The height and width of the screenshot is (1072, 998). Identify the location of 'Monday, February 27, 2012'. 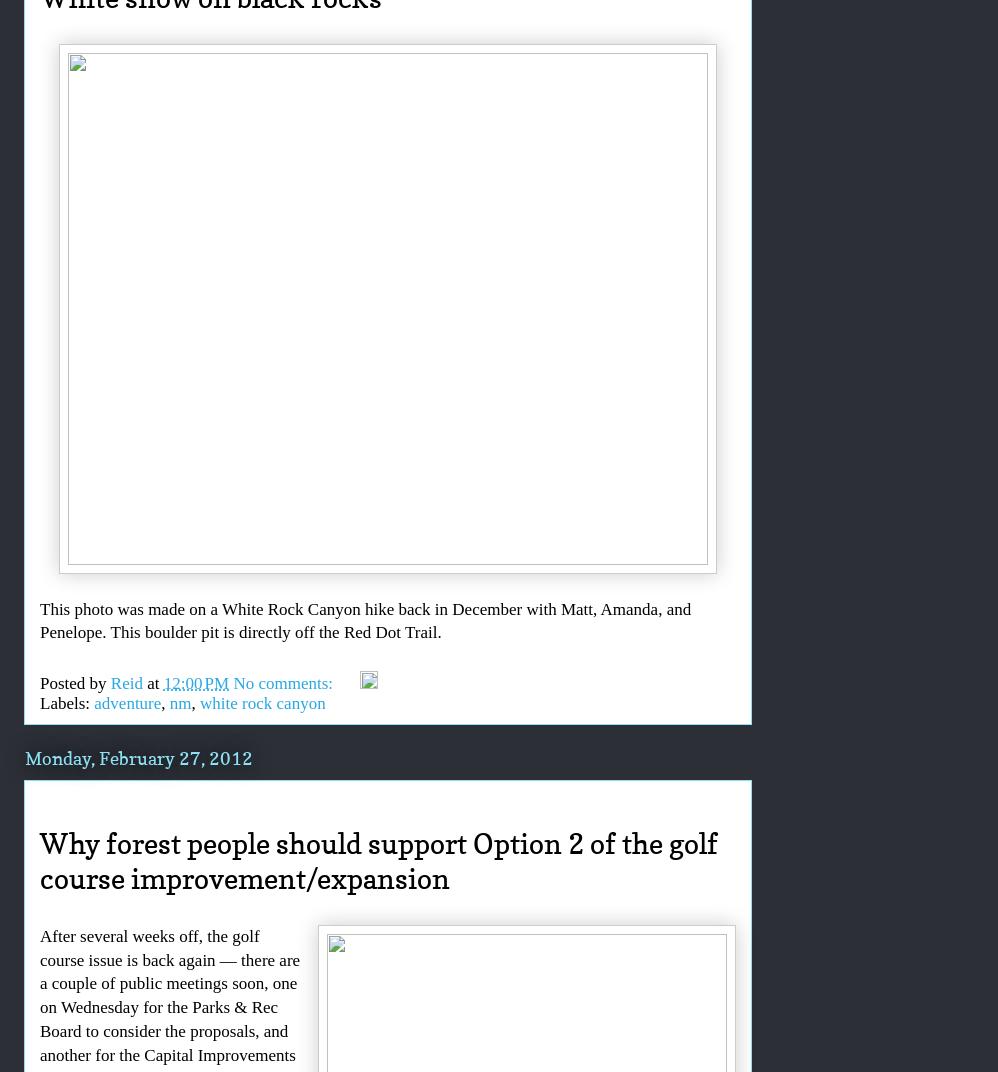
(139, 757).